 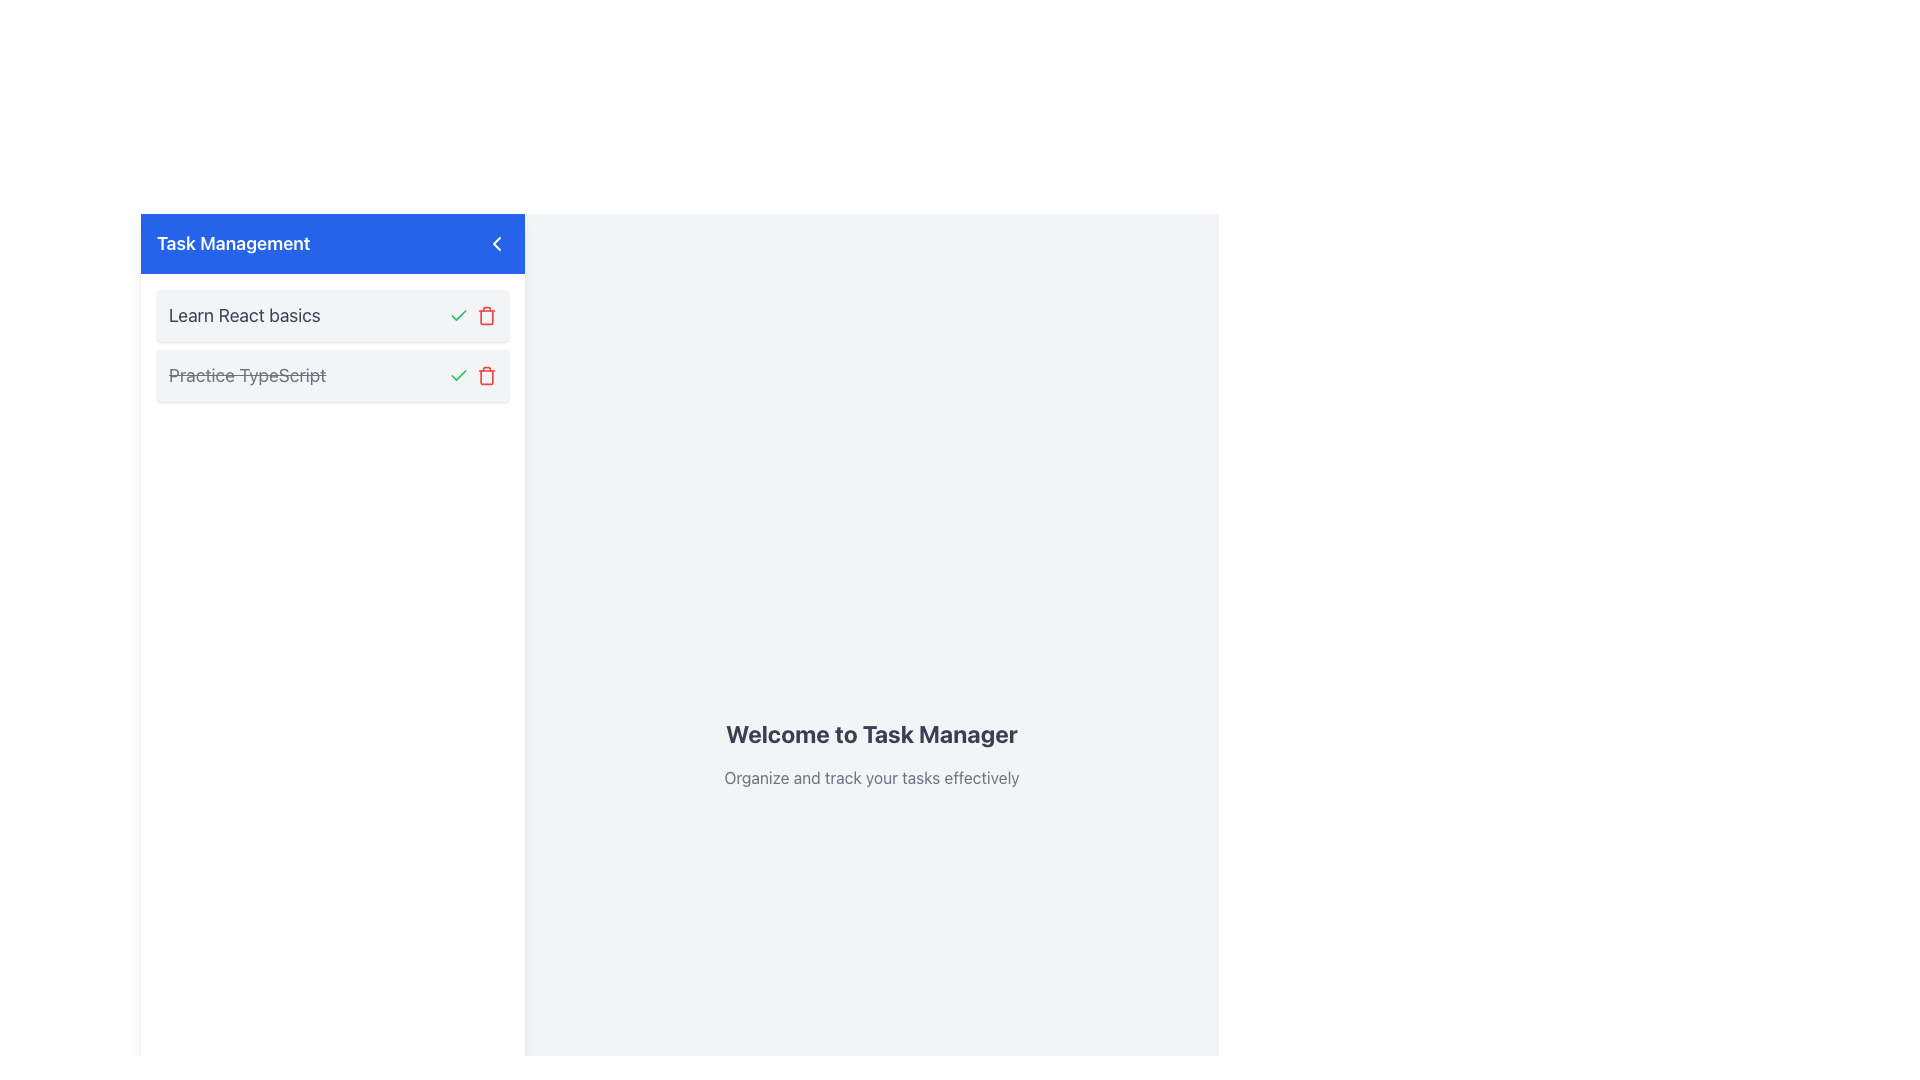 What do you see at coordinates (458, 315) in the screenshot?
I see `the task completion indicator icon for the task 'Practice TypeScript', which is the second item in the task list on the left panel` at bounding box center [458, 315].